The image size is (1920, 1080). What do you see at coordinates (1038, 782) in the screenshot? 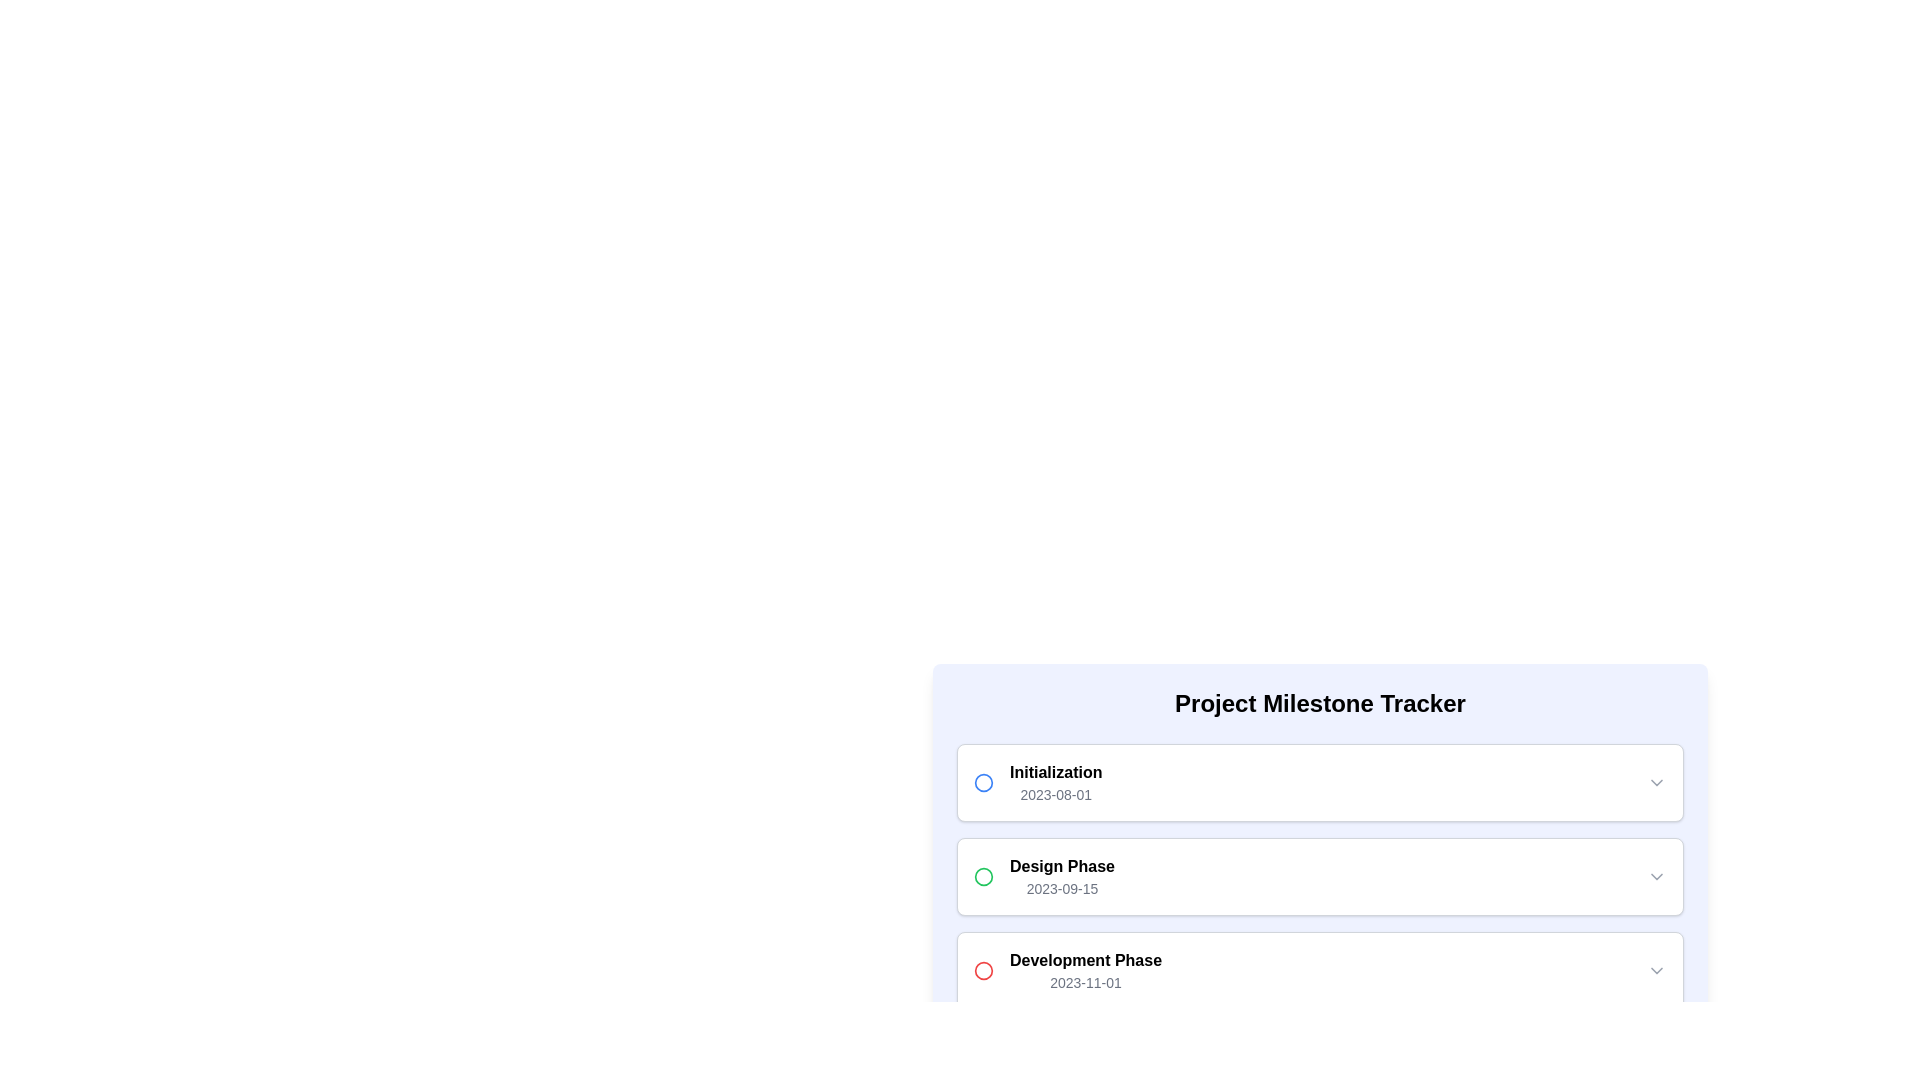
I see `the first list item titled 'Initialization', which features a blue circular icon and a subtitle with the date '2023-08-01'` at bounding box center [1038, 782].